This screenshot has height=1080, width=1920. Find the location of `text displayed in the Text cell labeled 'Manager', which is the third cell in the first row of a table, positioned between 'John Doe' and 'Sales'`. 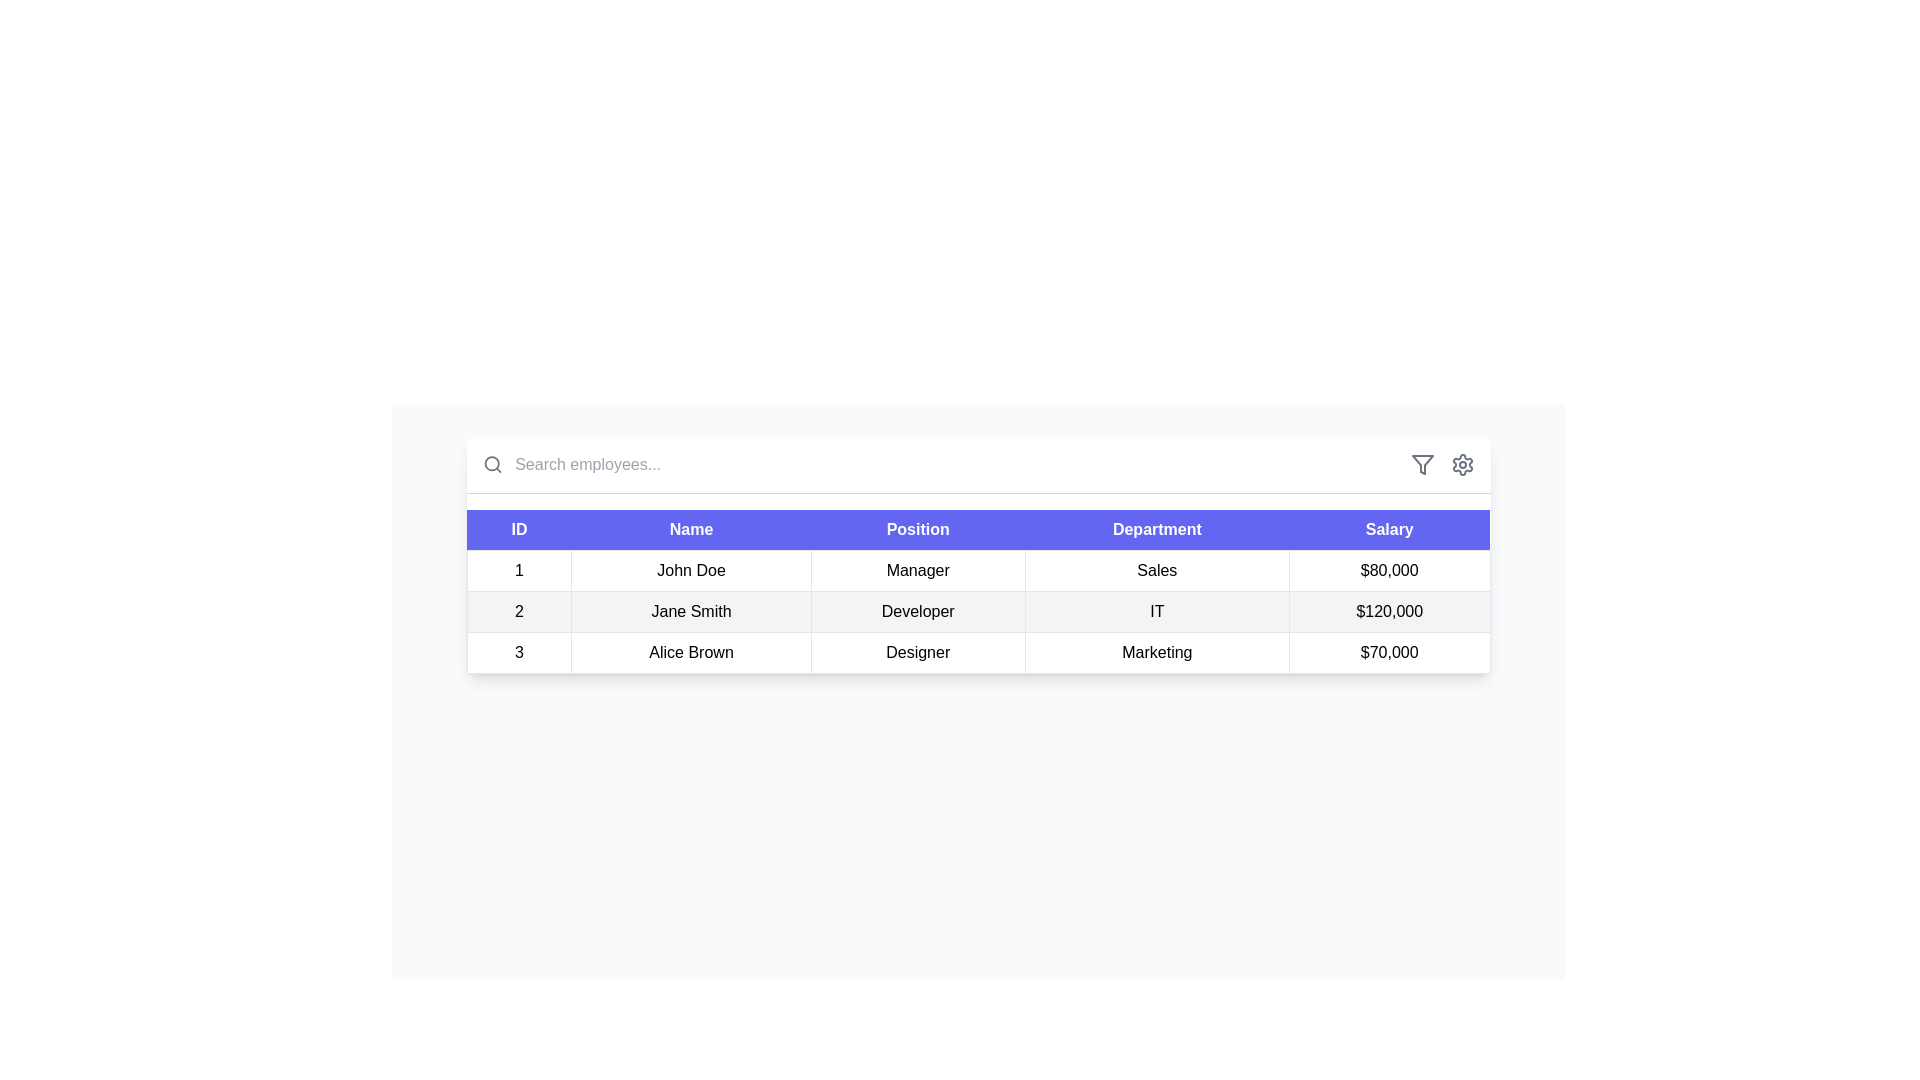

text displayed in the Text cell labeled 'Manager', which is the third cell in the first row of a table, positioned between 'John Doe' and 'Sales' is located at coordinates (917, 570).